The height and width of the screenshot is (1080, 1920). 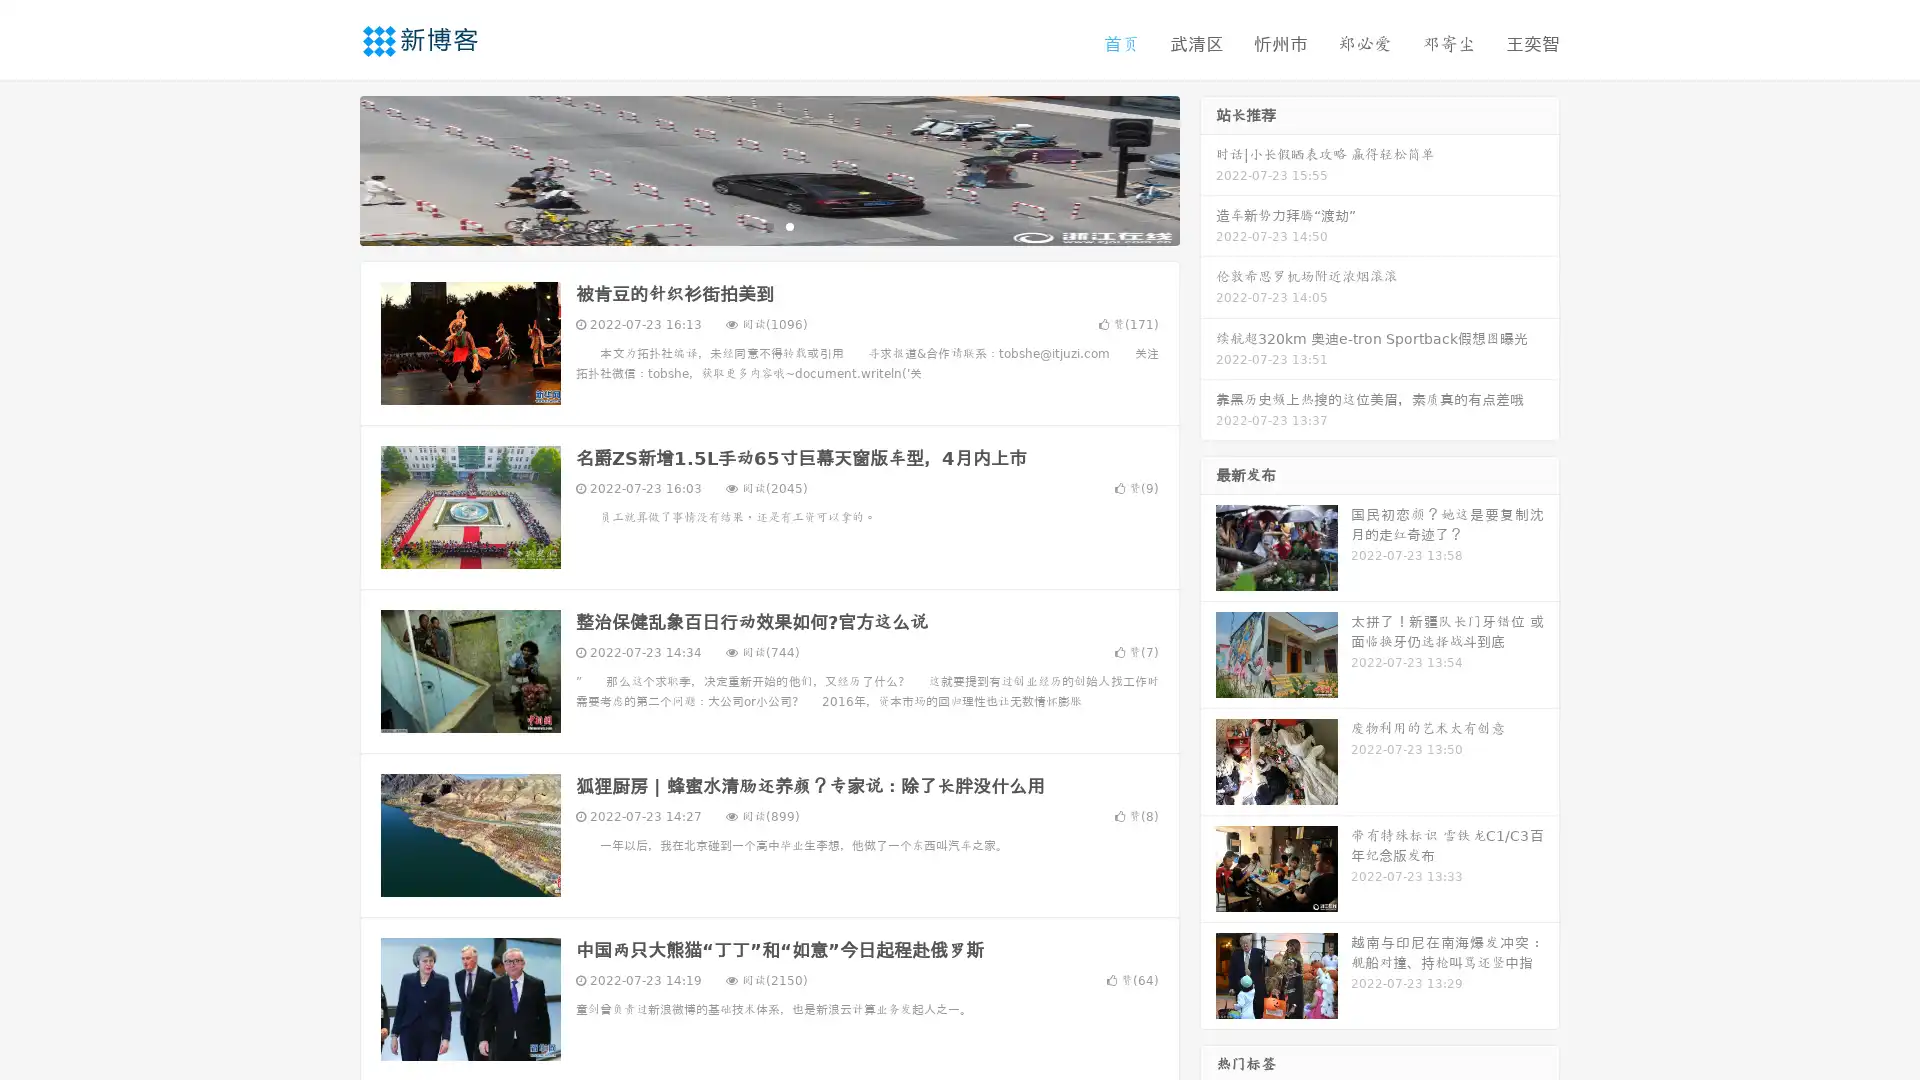 I want to click on Previous slide, so click(x=330, y=168).